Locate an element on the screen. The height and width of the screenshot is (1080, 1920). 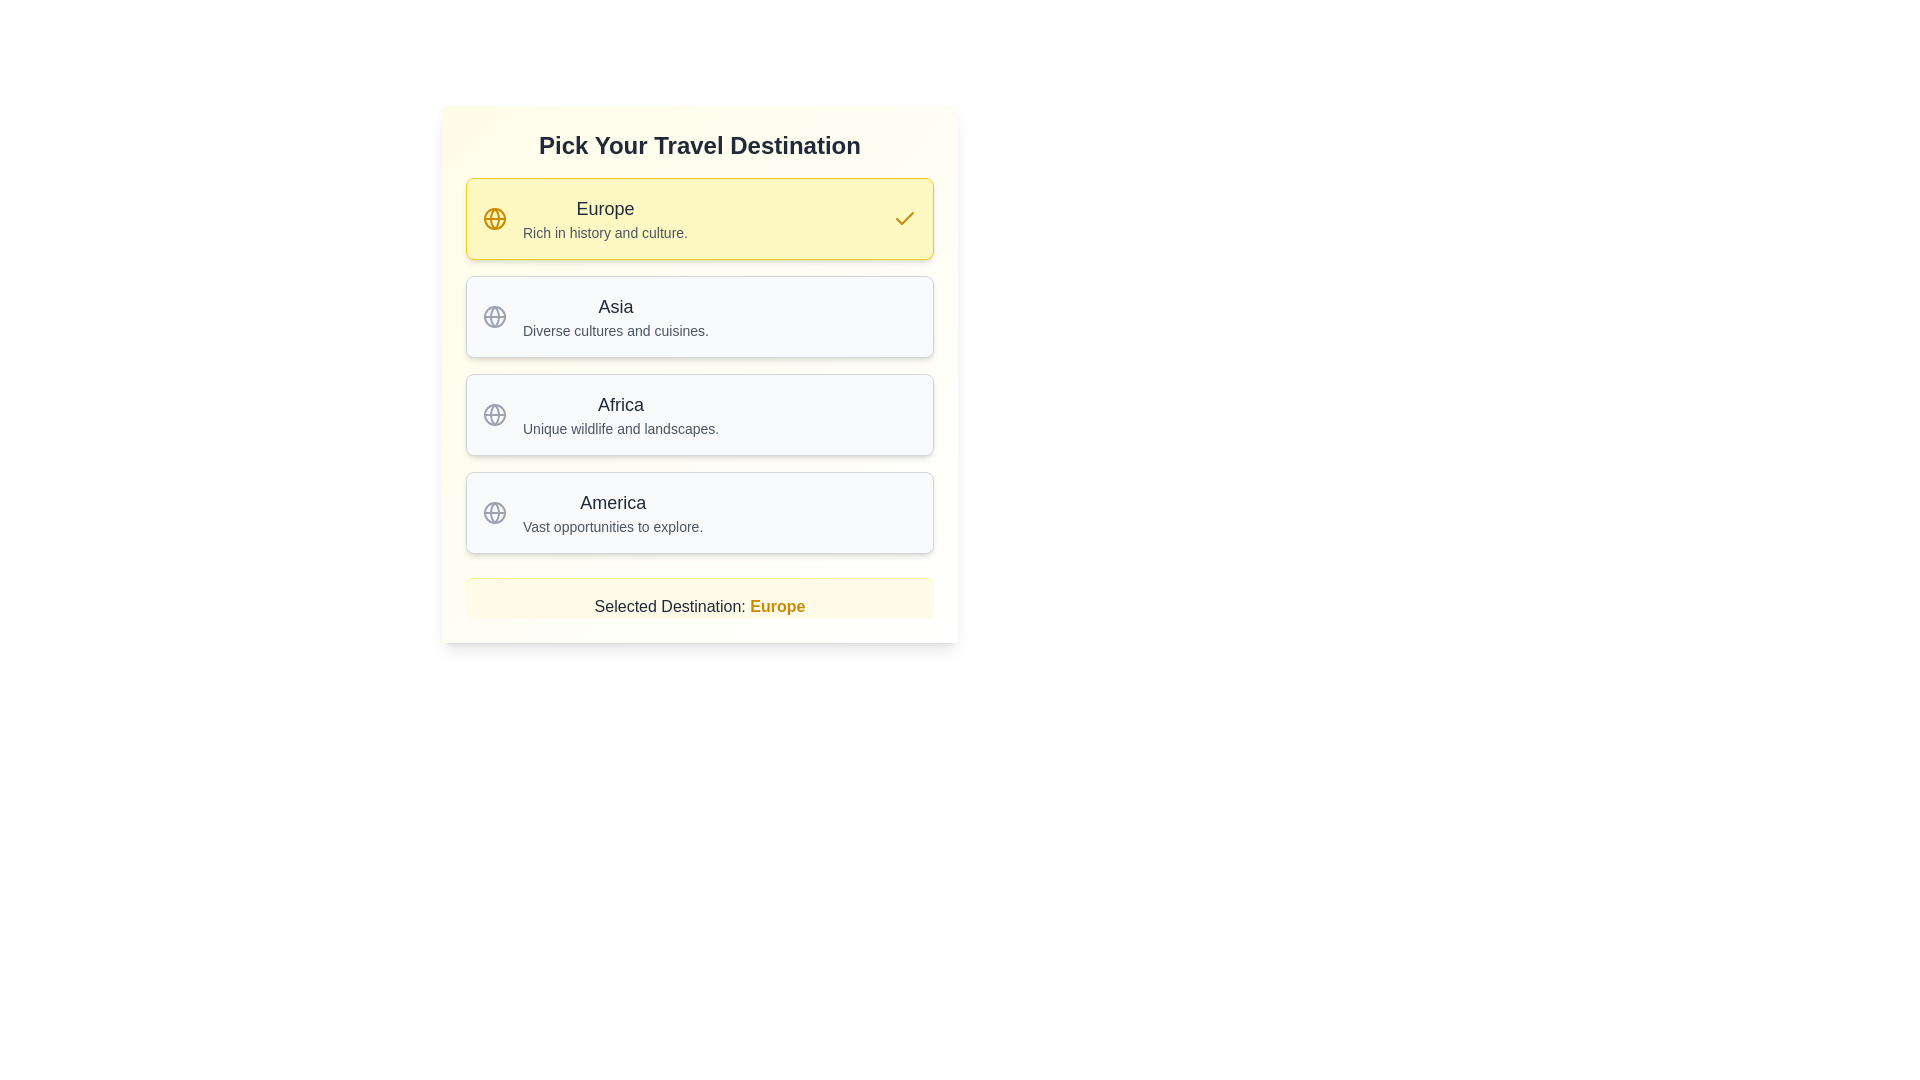
the 'Europe' label located in the upper left of the yellow rectangle within the travel destination selection interface is located at coordinates (604, 219).